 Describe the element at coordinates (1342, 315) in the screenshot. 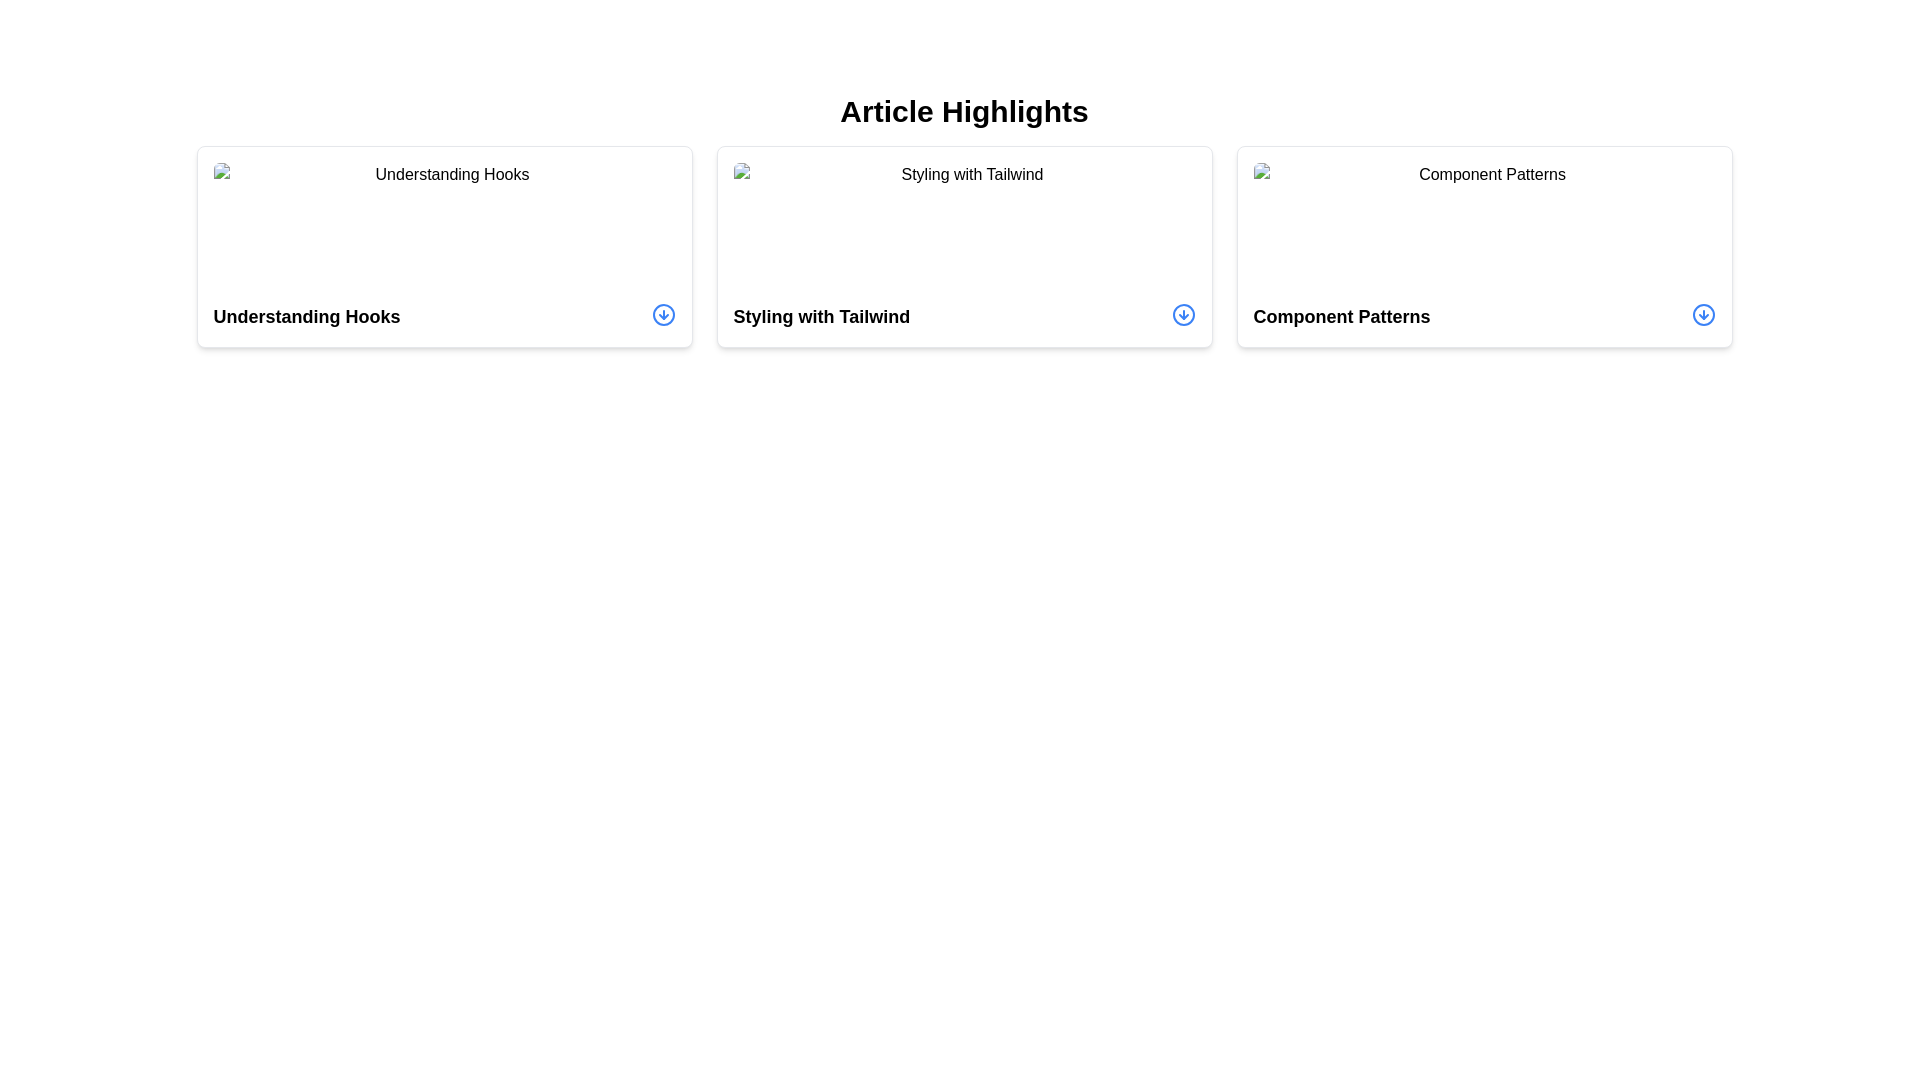

I see `the title text label located at the bottom of the rightmost card in the 'Article Highlights' section, positioned just above a blue circular arrow icon` at that location.